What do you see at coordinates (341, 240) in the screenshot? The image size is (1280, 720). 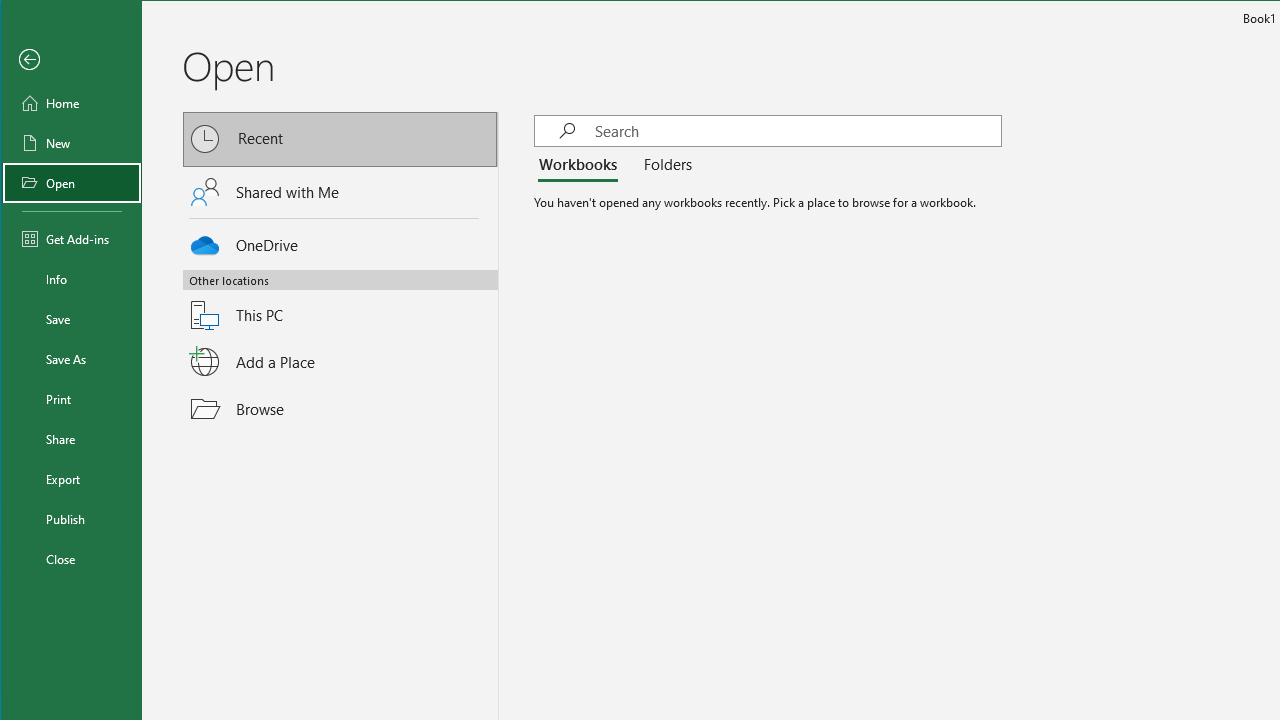 I see `'OneDrive'` at bounding box center [341, 240].